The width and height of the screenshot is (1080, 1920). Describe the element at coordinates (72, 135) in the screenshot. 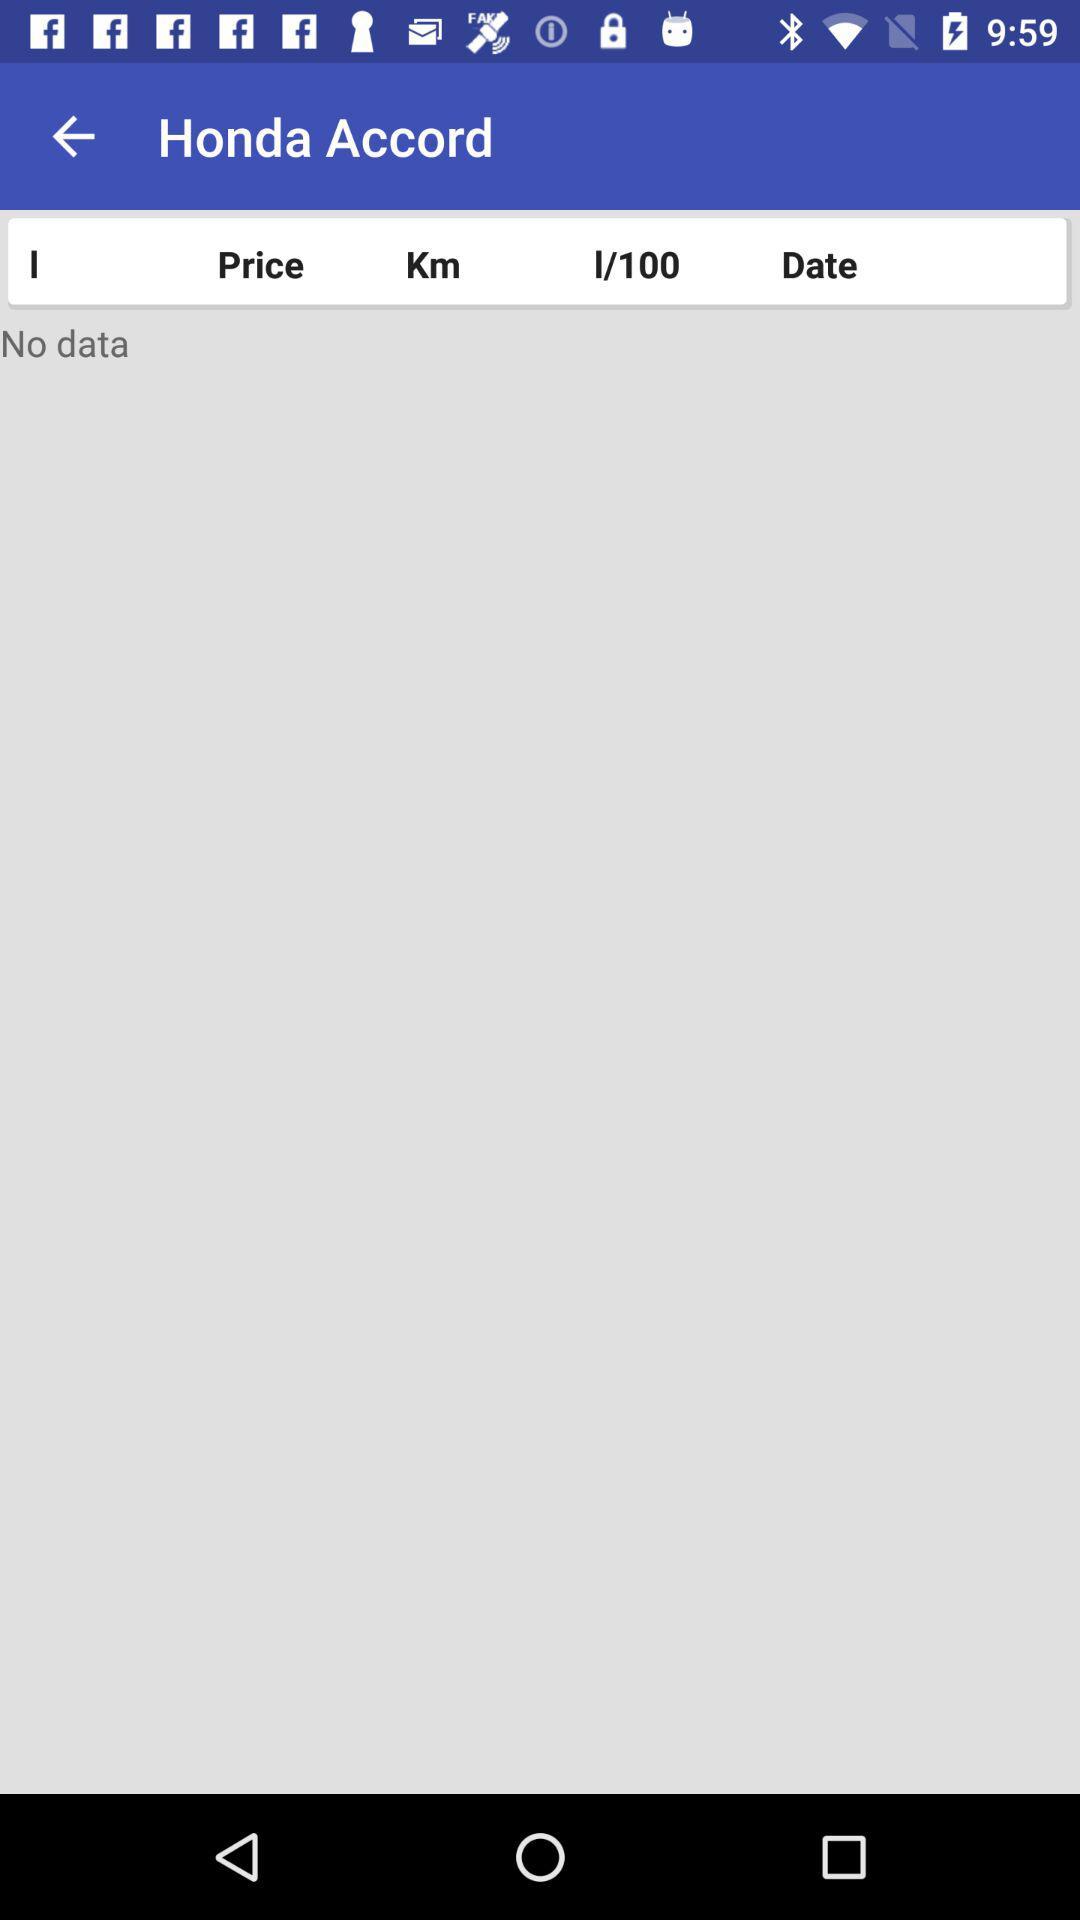

I see `the item above the l icon` at that location.